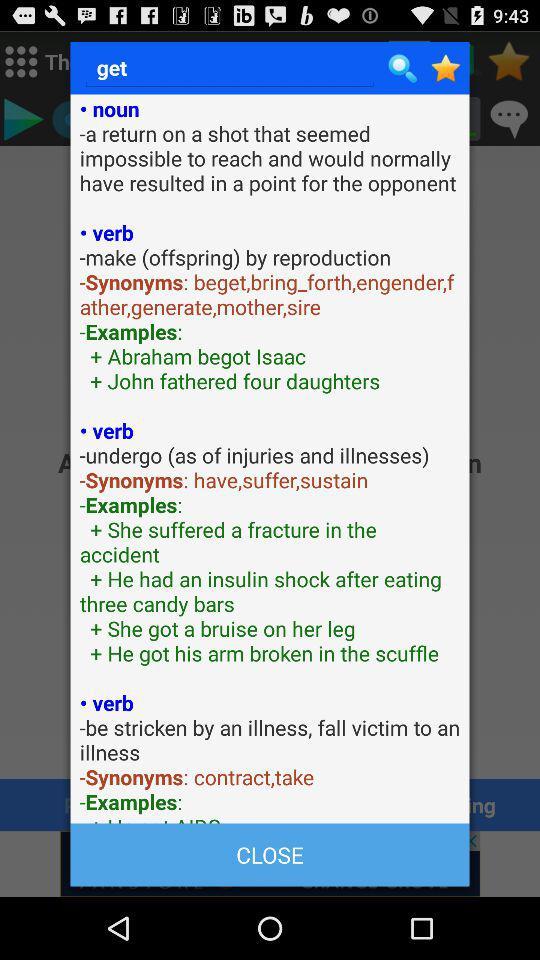 The width and height of the screenshot is (540, 960). What do you see at coordinates (446, 68) in the screenshot?
I see `this search` at bounding box center [446, 68].